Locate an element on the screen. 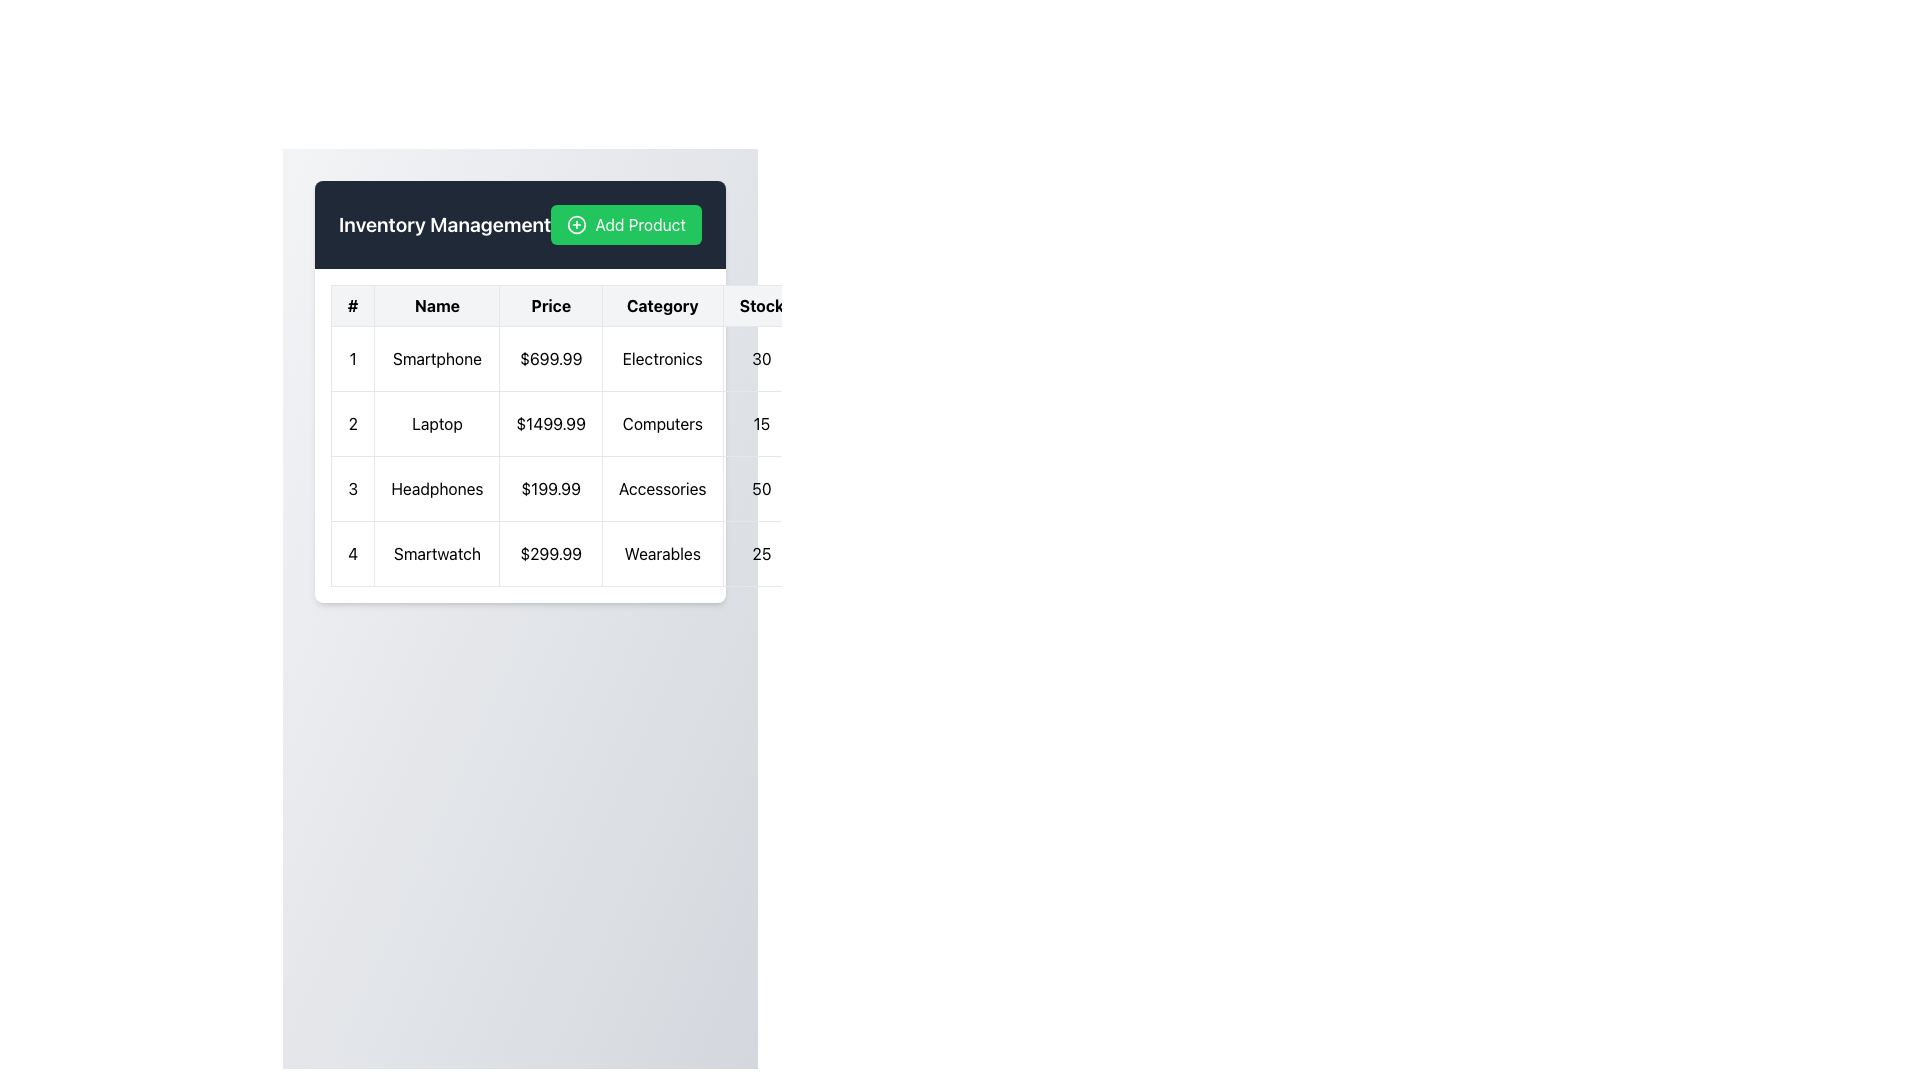  the circular icon with a plus sign in the middle, which is enclosed within the green button labeled 'Add Product' is located at coordinates (576, 224).